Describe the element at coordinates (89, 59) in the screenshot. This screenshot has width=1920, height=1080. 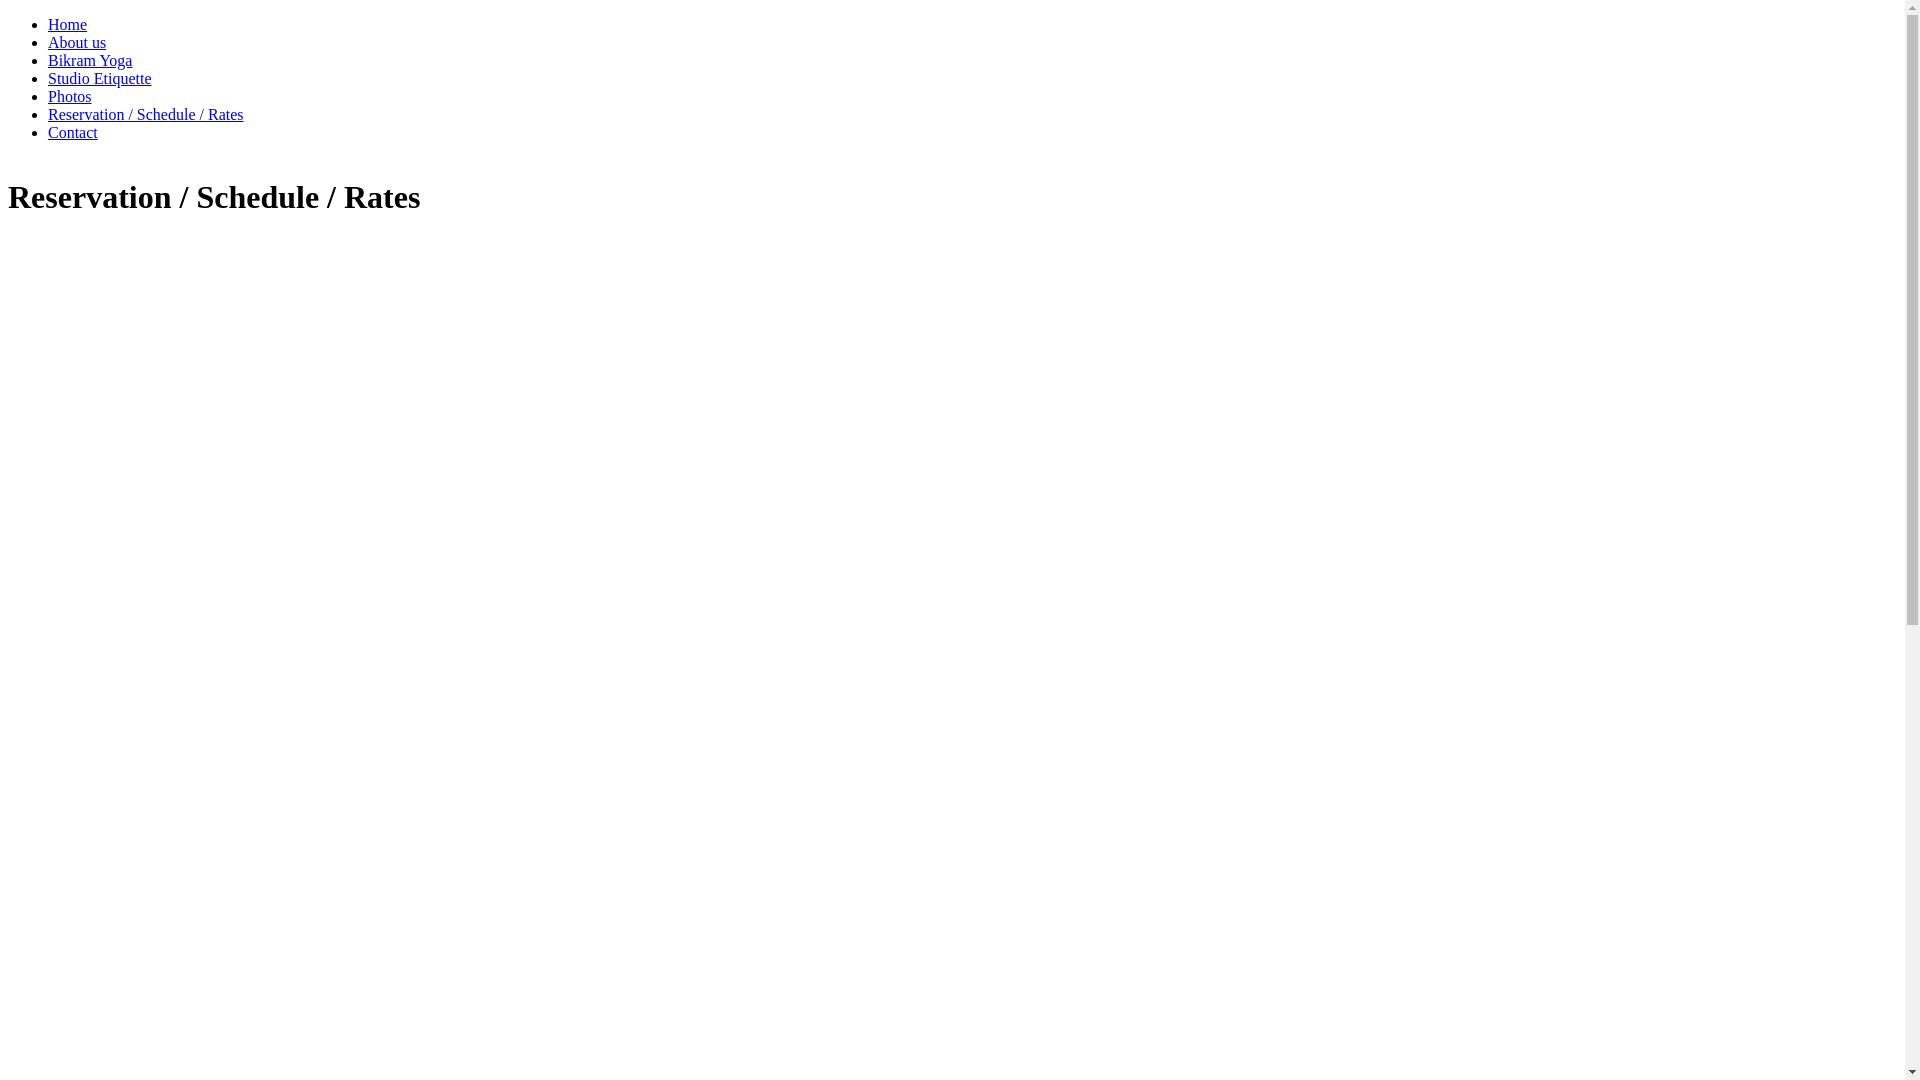
I see `'Bikram Yoga'` at that location.